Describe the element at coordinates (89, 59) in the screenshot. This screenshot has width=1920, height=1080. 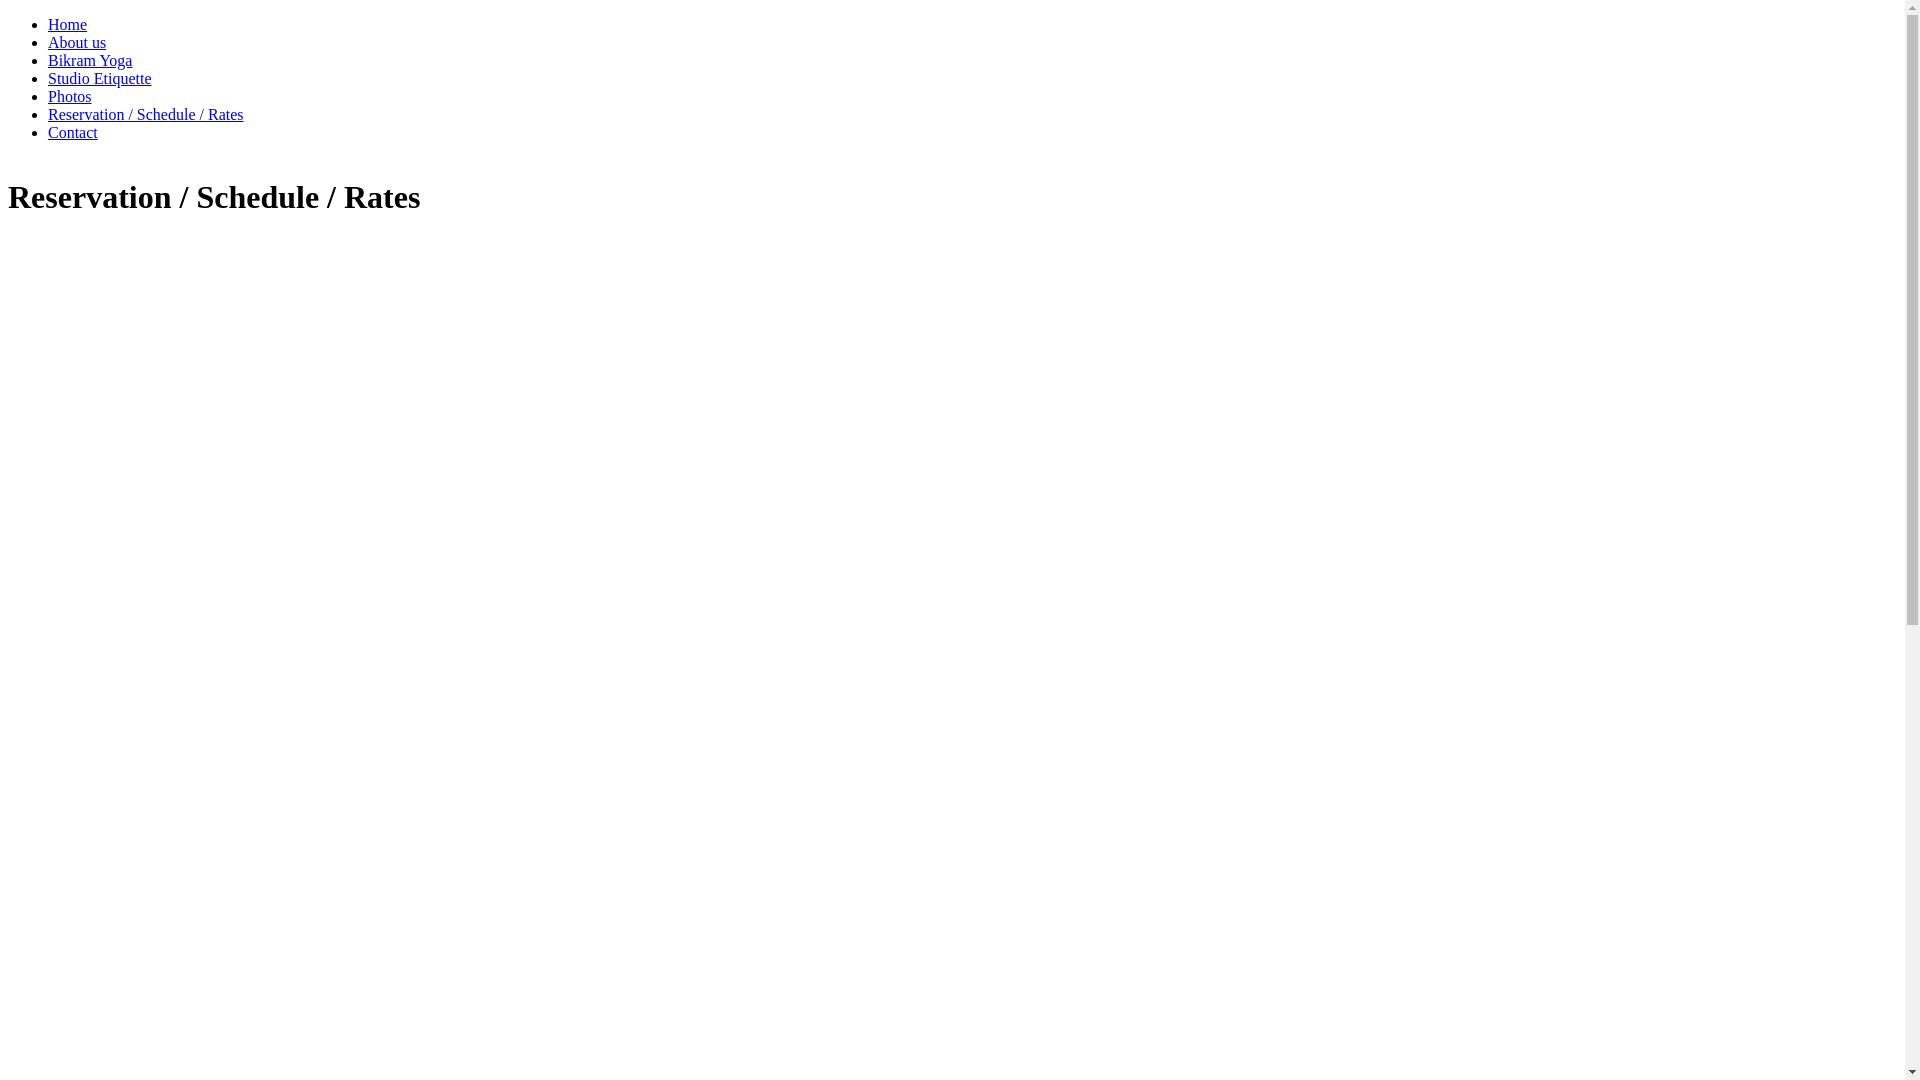
I see `'Bikram Yoga'` at that location.